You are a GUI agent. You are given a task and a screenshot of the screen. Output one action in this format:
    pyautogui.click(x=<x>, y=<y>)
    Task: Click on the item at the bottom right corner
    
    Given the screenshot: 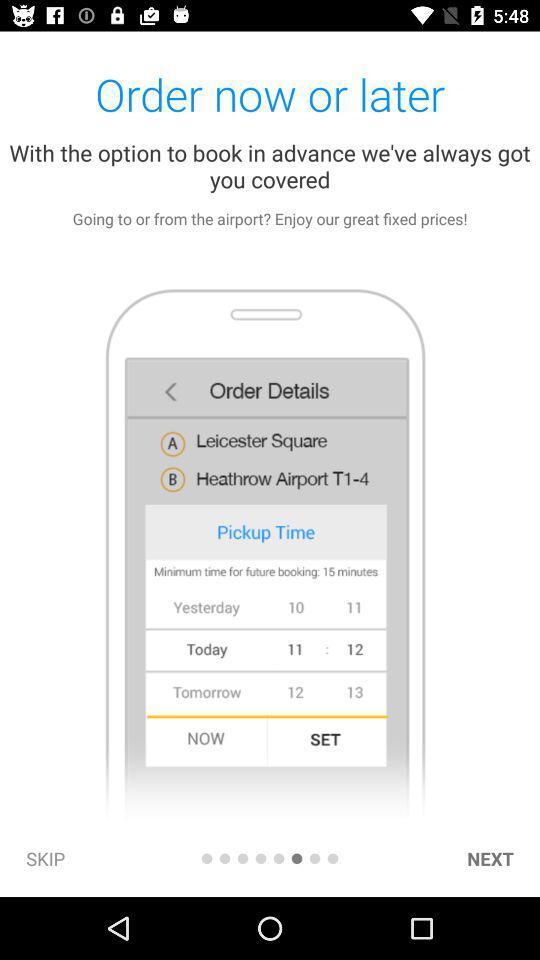 What is the action you would take?
    pyautogui.click(x=489, y=857)
    